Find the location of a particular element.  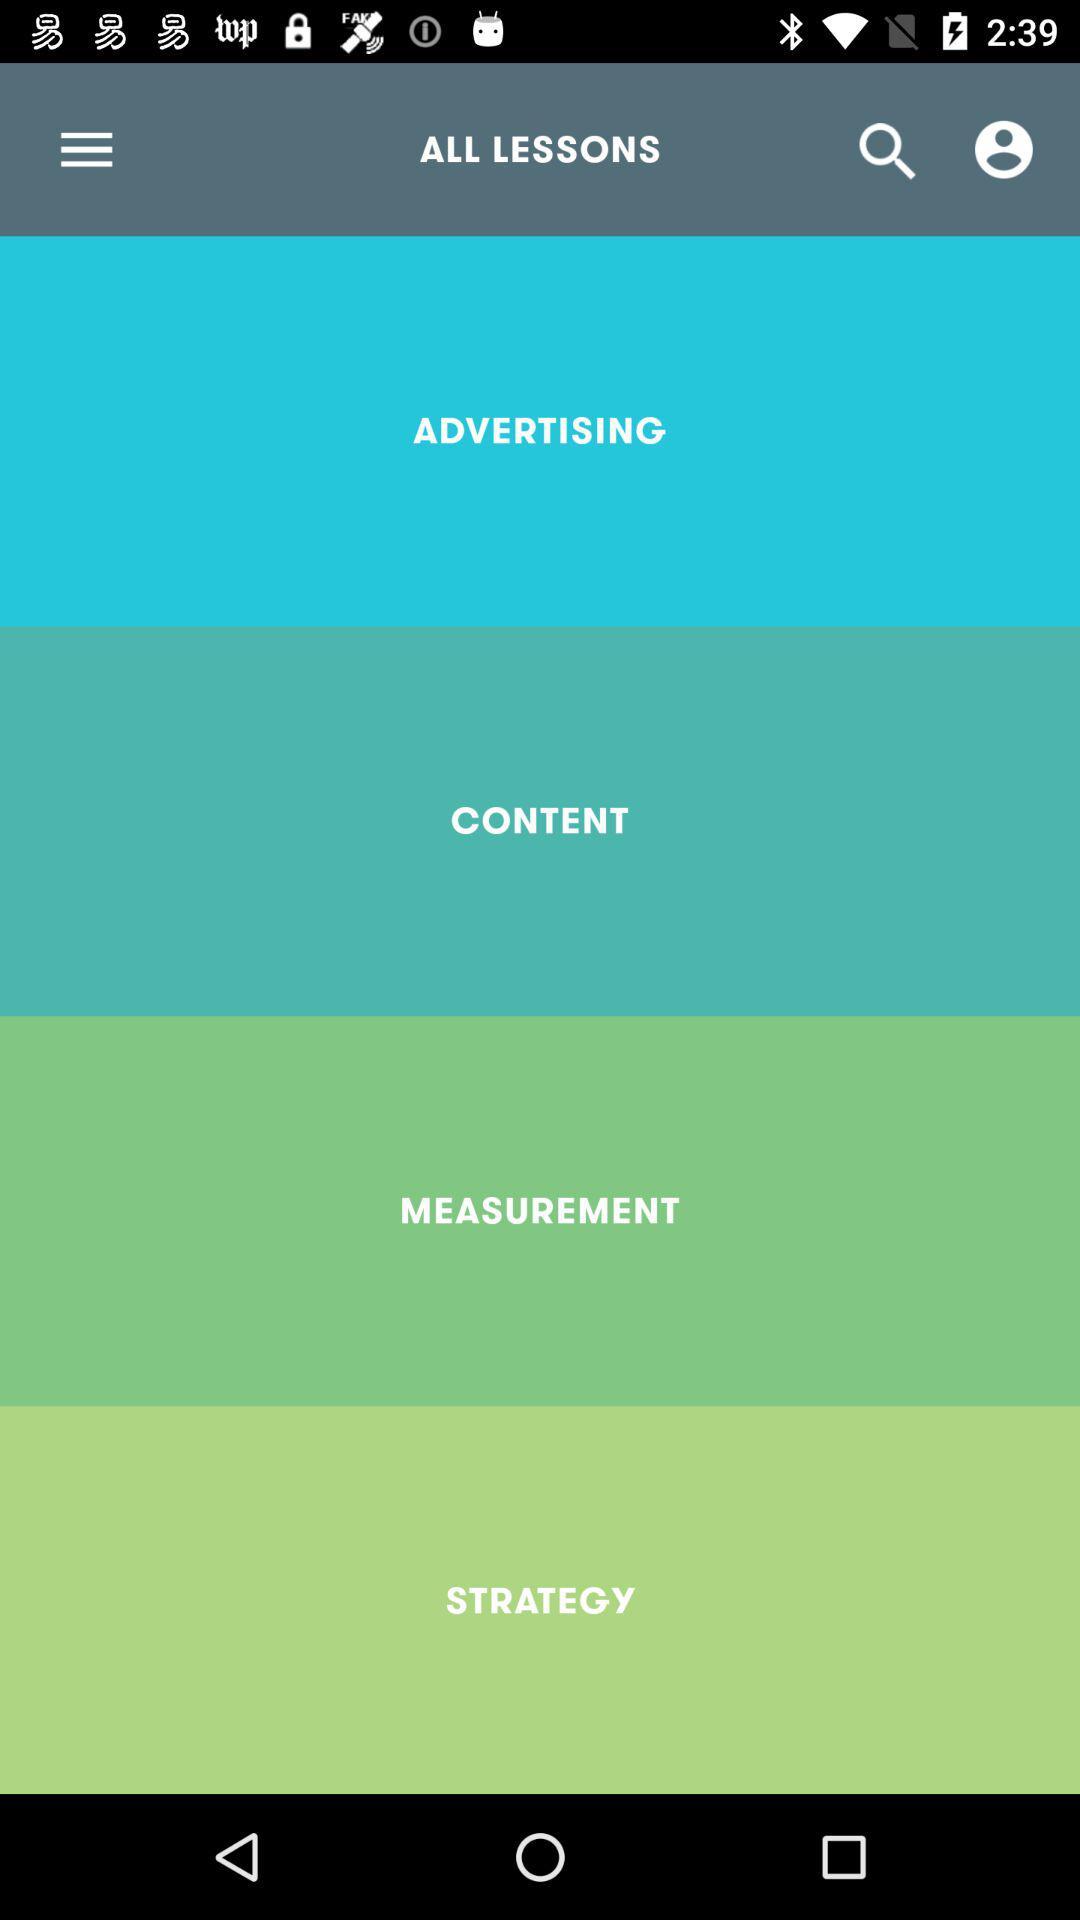

item next to the all lessons item is located at coordinates (85, 148).